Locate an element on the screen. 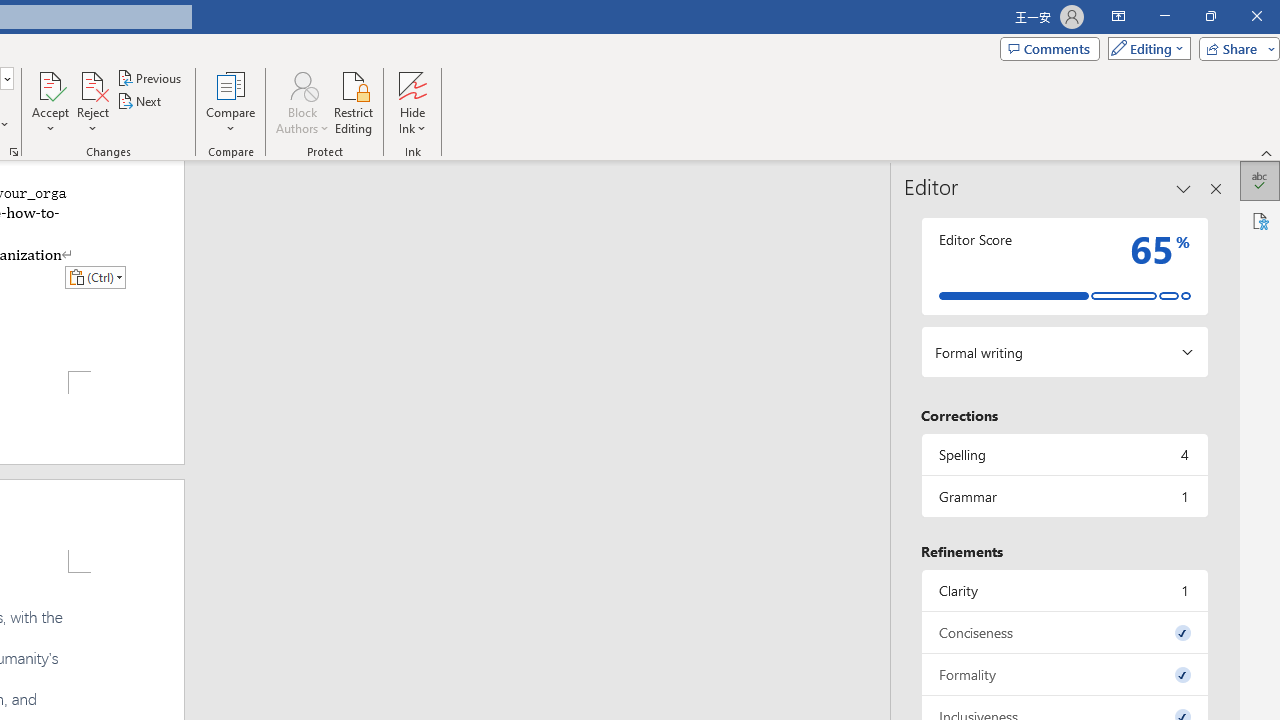 This screenshot has height=720, width=1280. 'Hide Ink' is located at coordinates (411, 84).